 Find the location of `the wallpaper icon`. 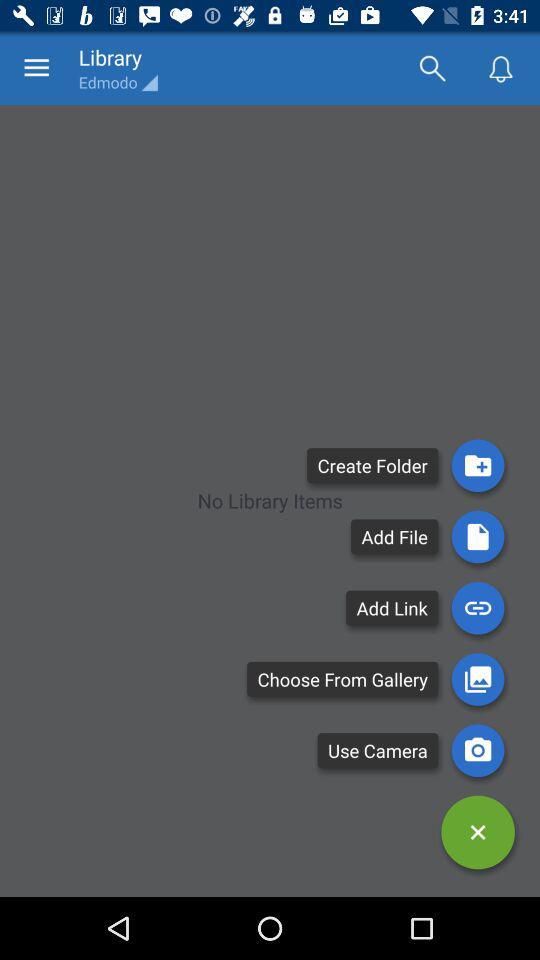

the wallpaper icon is located at coordinates (477, 679).